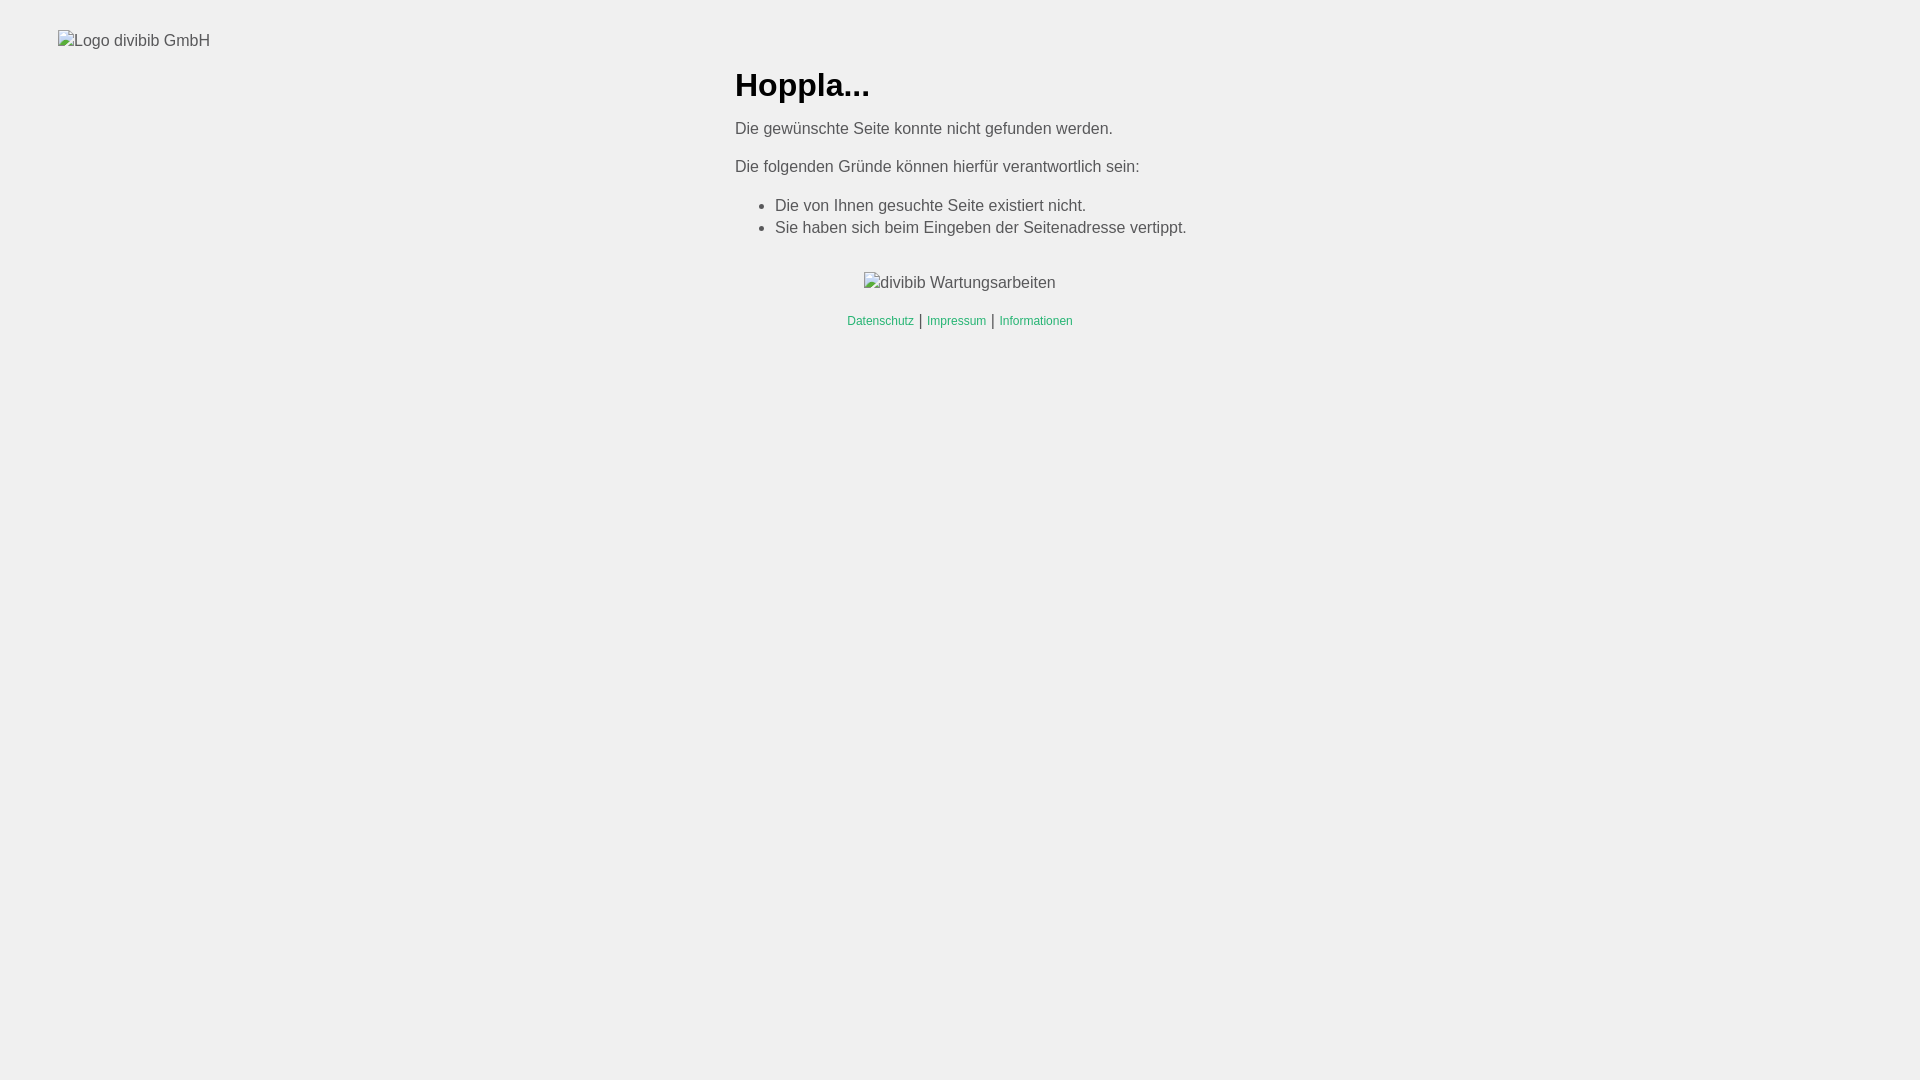  Describe the element at coordinates (955, 320) in the screenshot. I see `'Impressum'` at that location.